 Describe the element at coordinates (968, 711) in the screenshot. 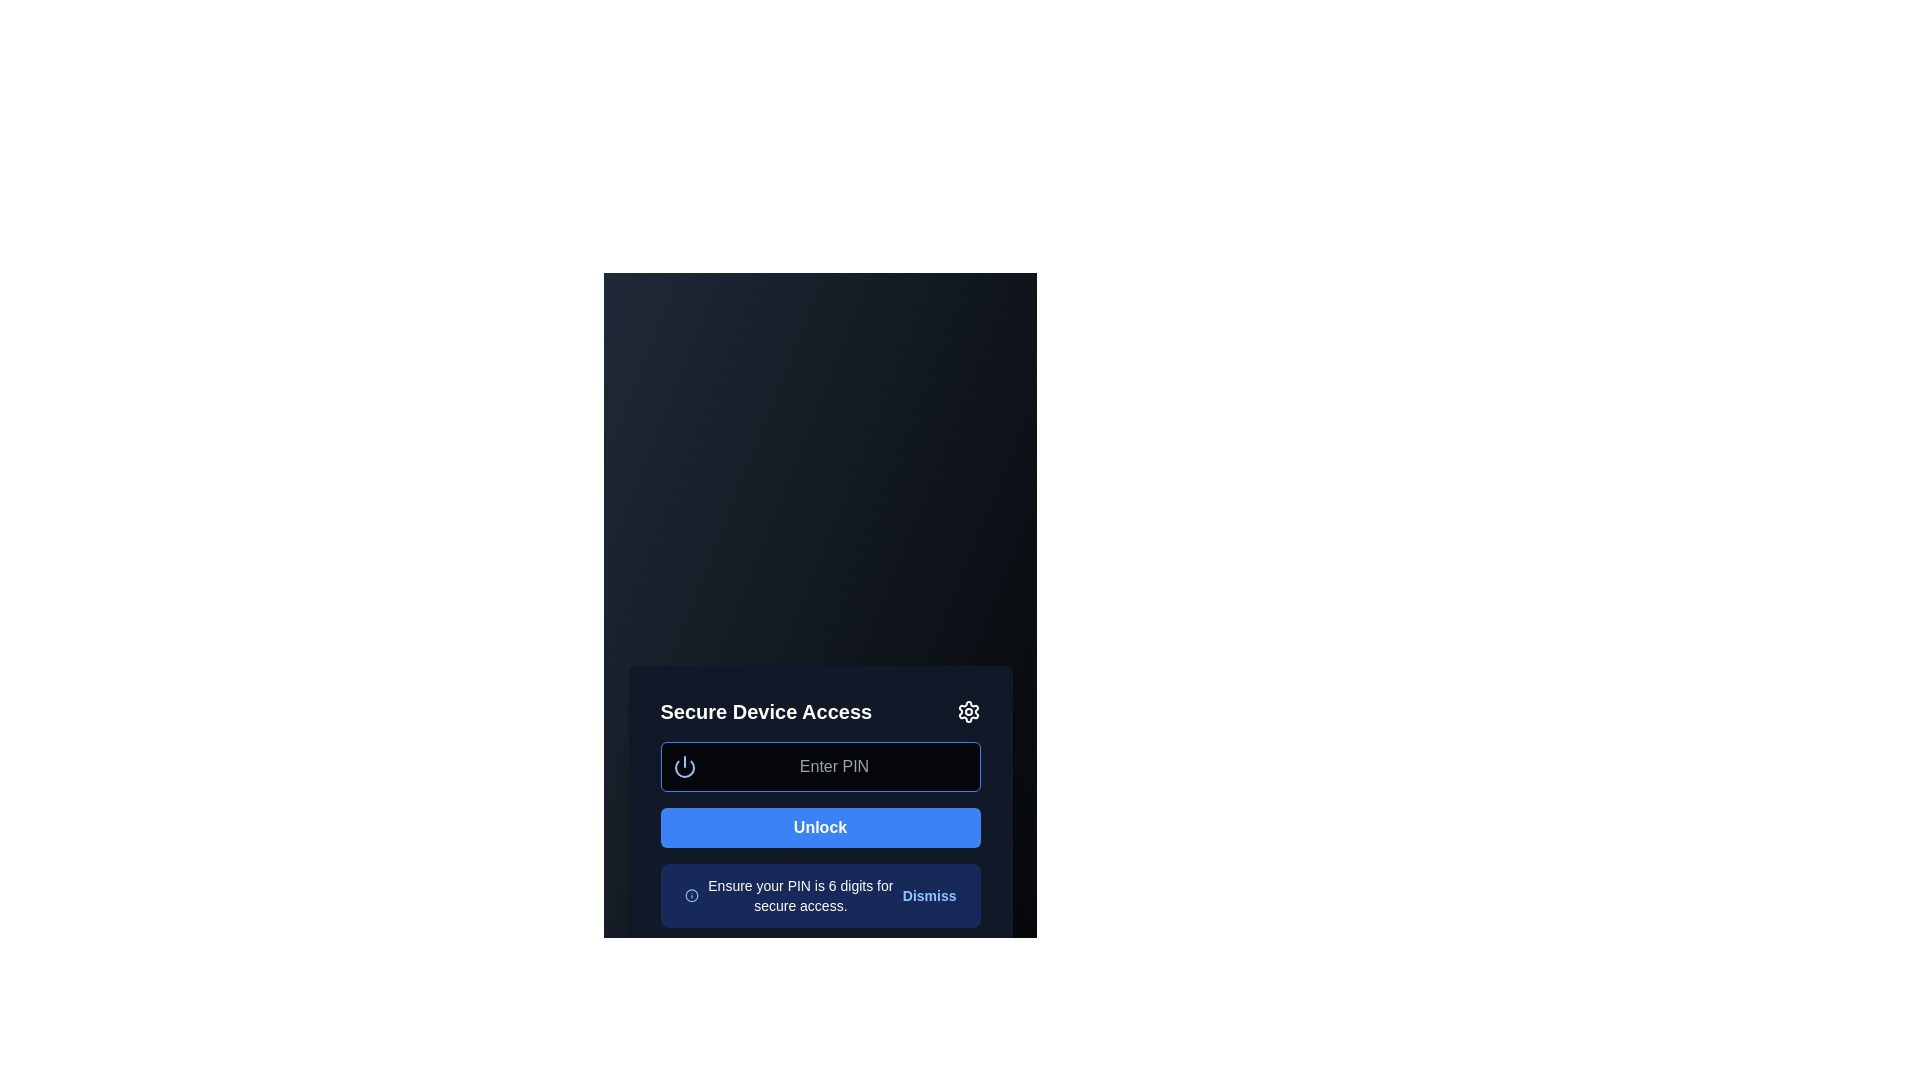

I see `the gear-shaped settings icon located in the top-right corner of the 'Secure Device Access' module` at that location.